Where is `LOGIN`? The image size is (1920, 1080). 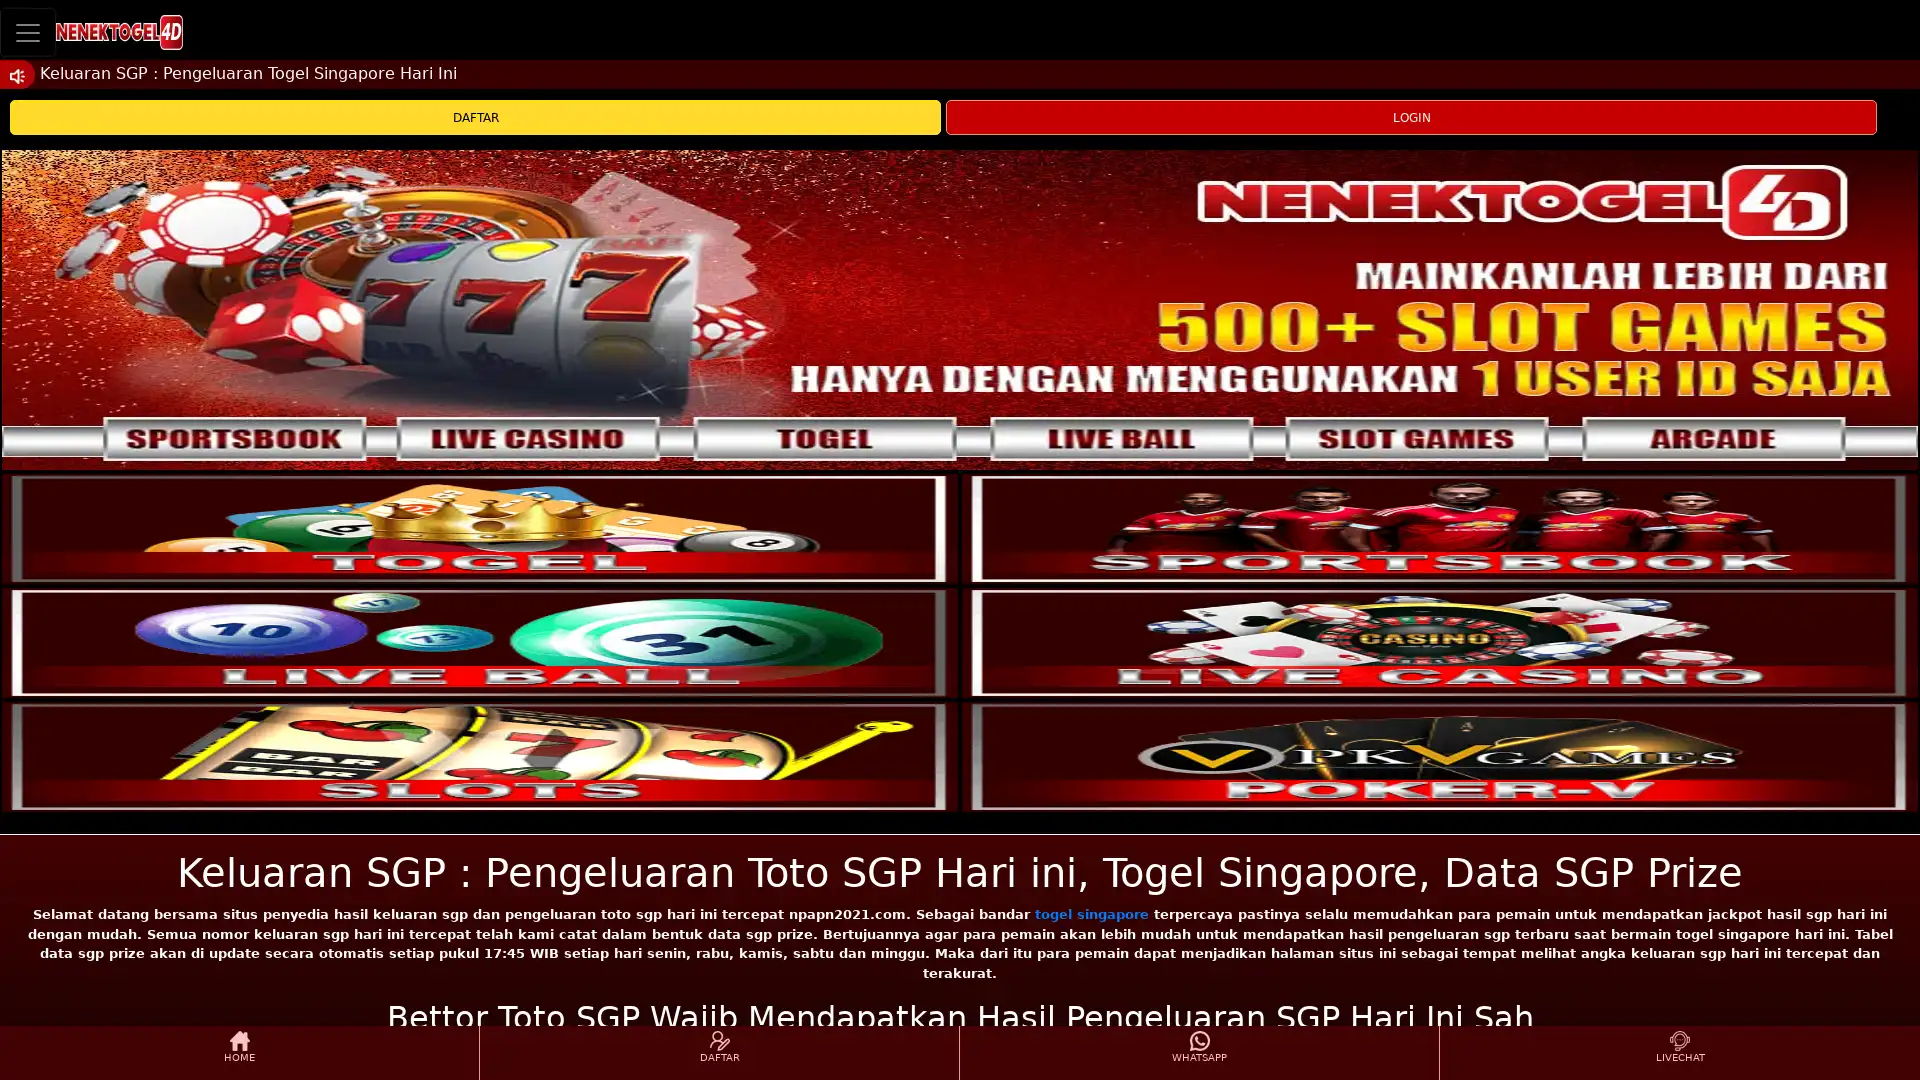
LOGIN is located at coordinates (1410, 117).